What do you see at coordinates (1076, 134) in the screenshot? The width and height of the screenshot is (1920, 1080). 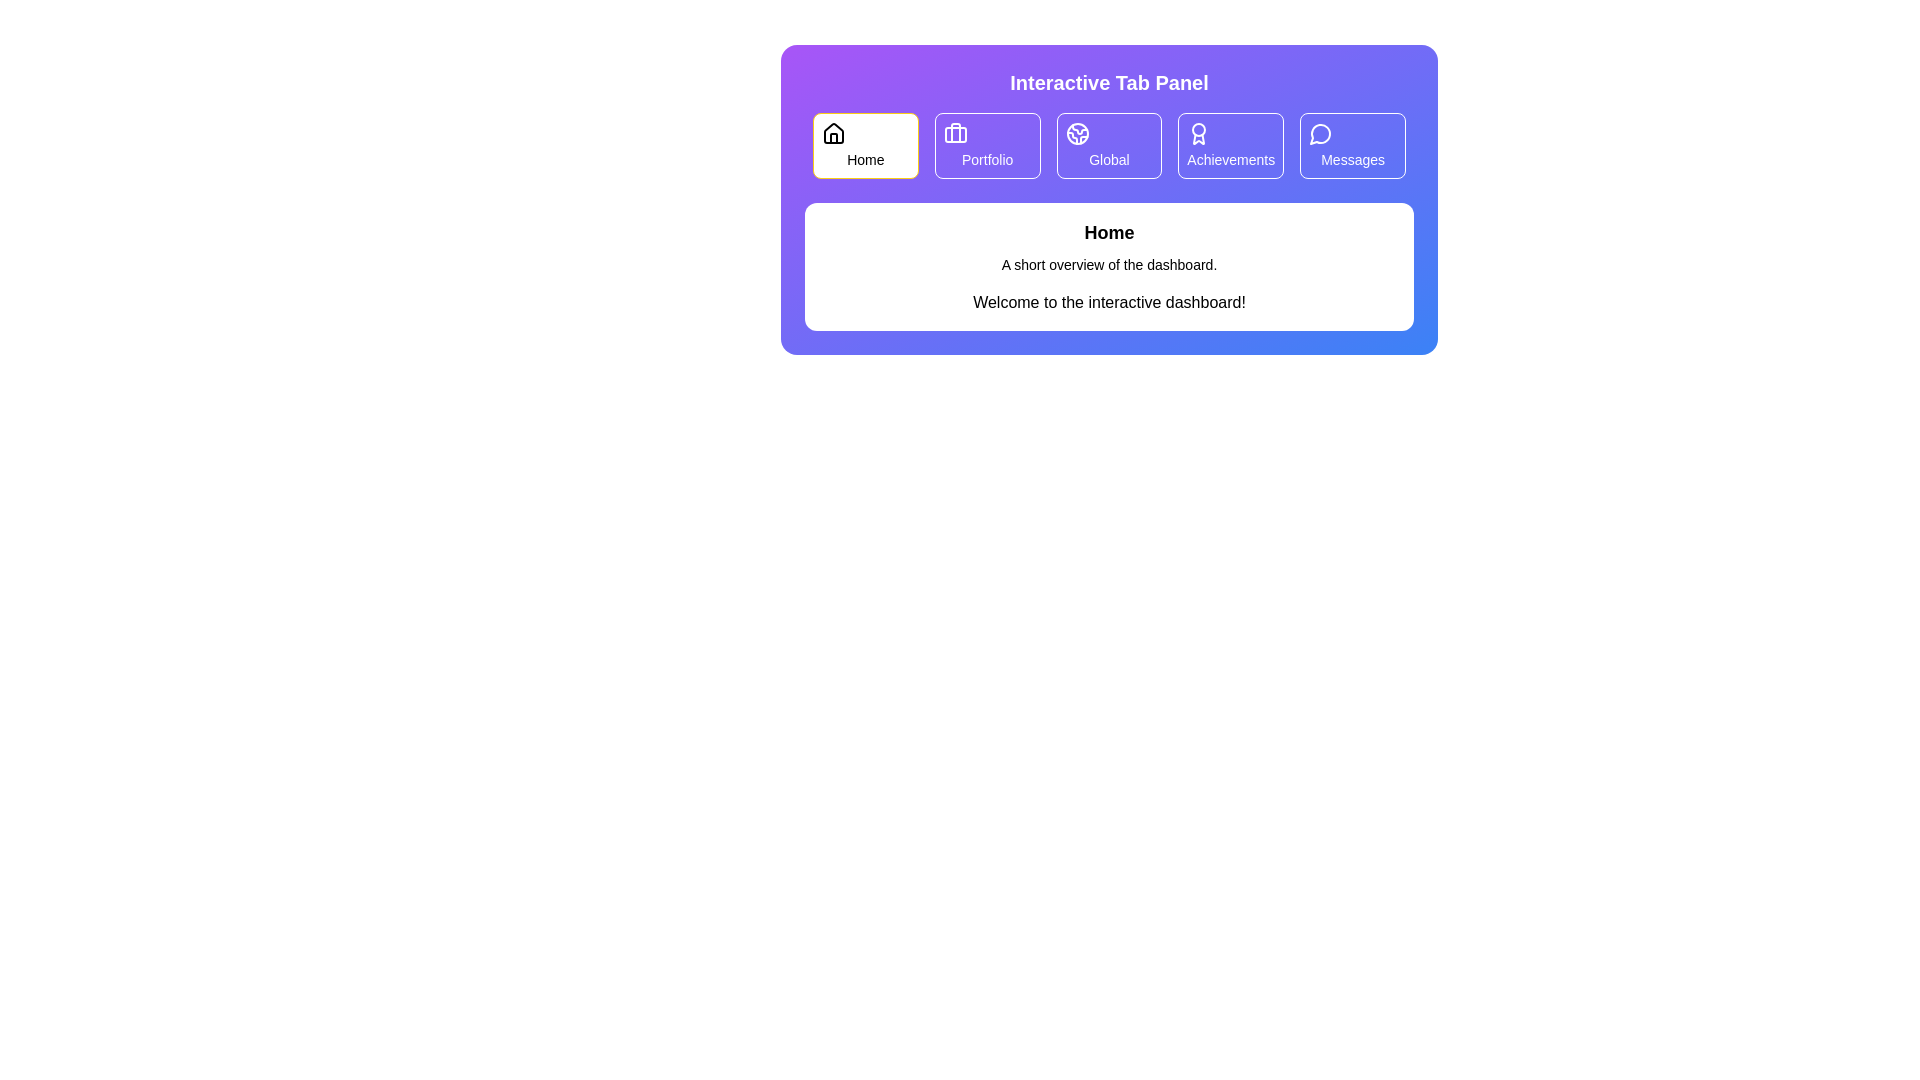 I see `the circular icon resembling a globe within the 'Global' tab in the navigation panel` at bounding box center [1076, 134].